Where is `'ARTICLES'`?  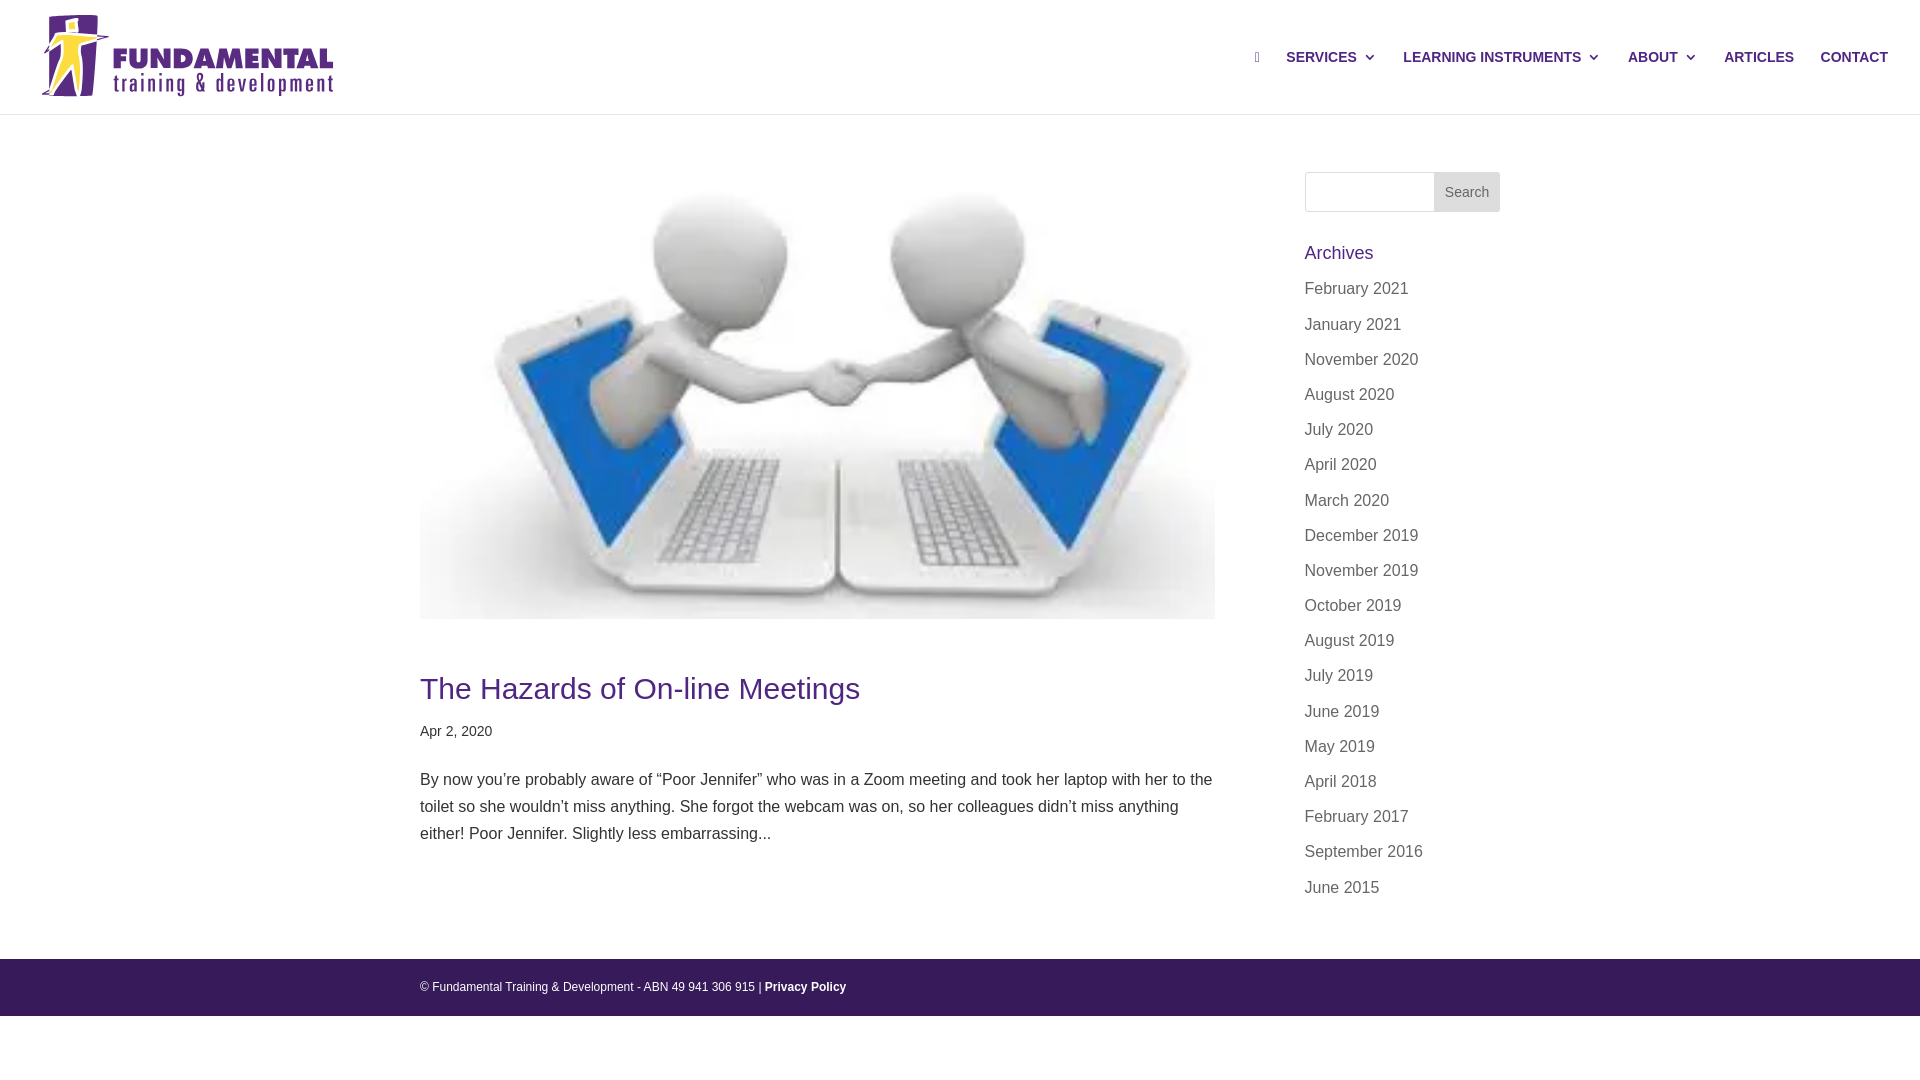
'ARTICLES' is located at coordinates (1757, 80).